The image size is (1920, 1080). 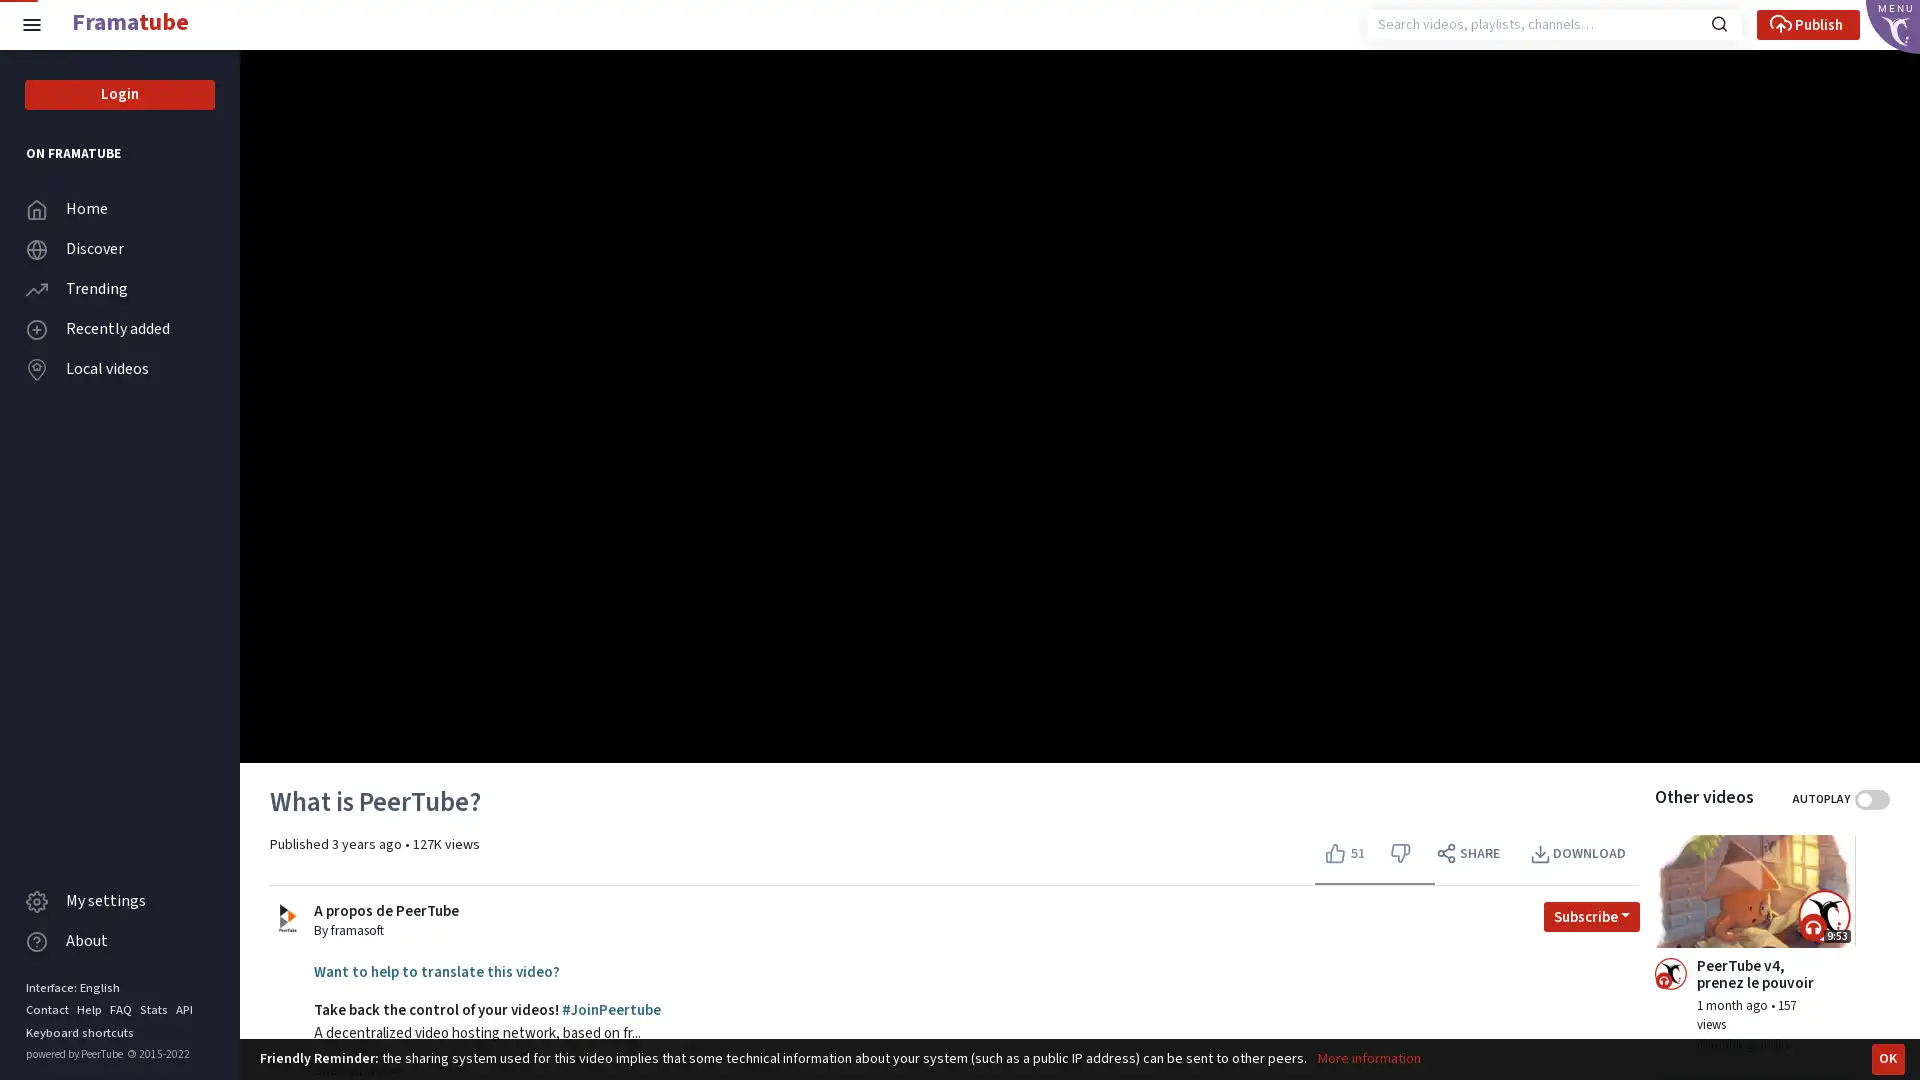 I want to click on Like this video, so click(x=1347, y=853).